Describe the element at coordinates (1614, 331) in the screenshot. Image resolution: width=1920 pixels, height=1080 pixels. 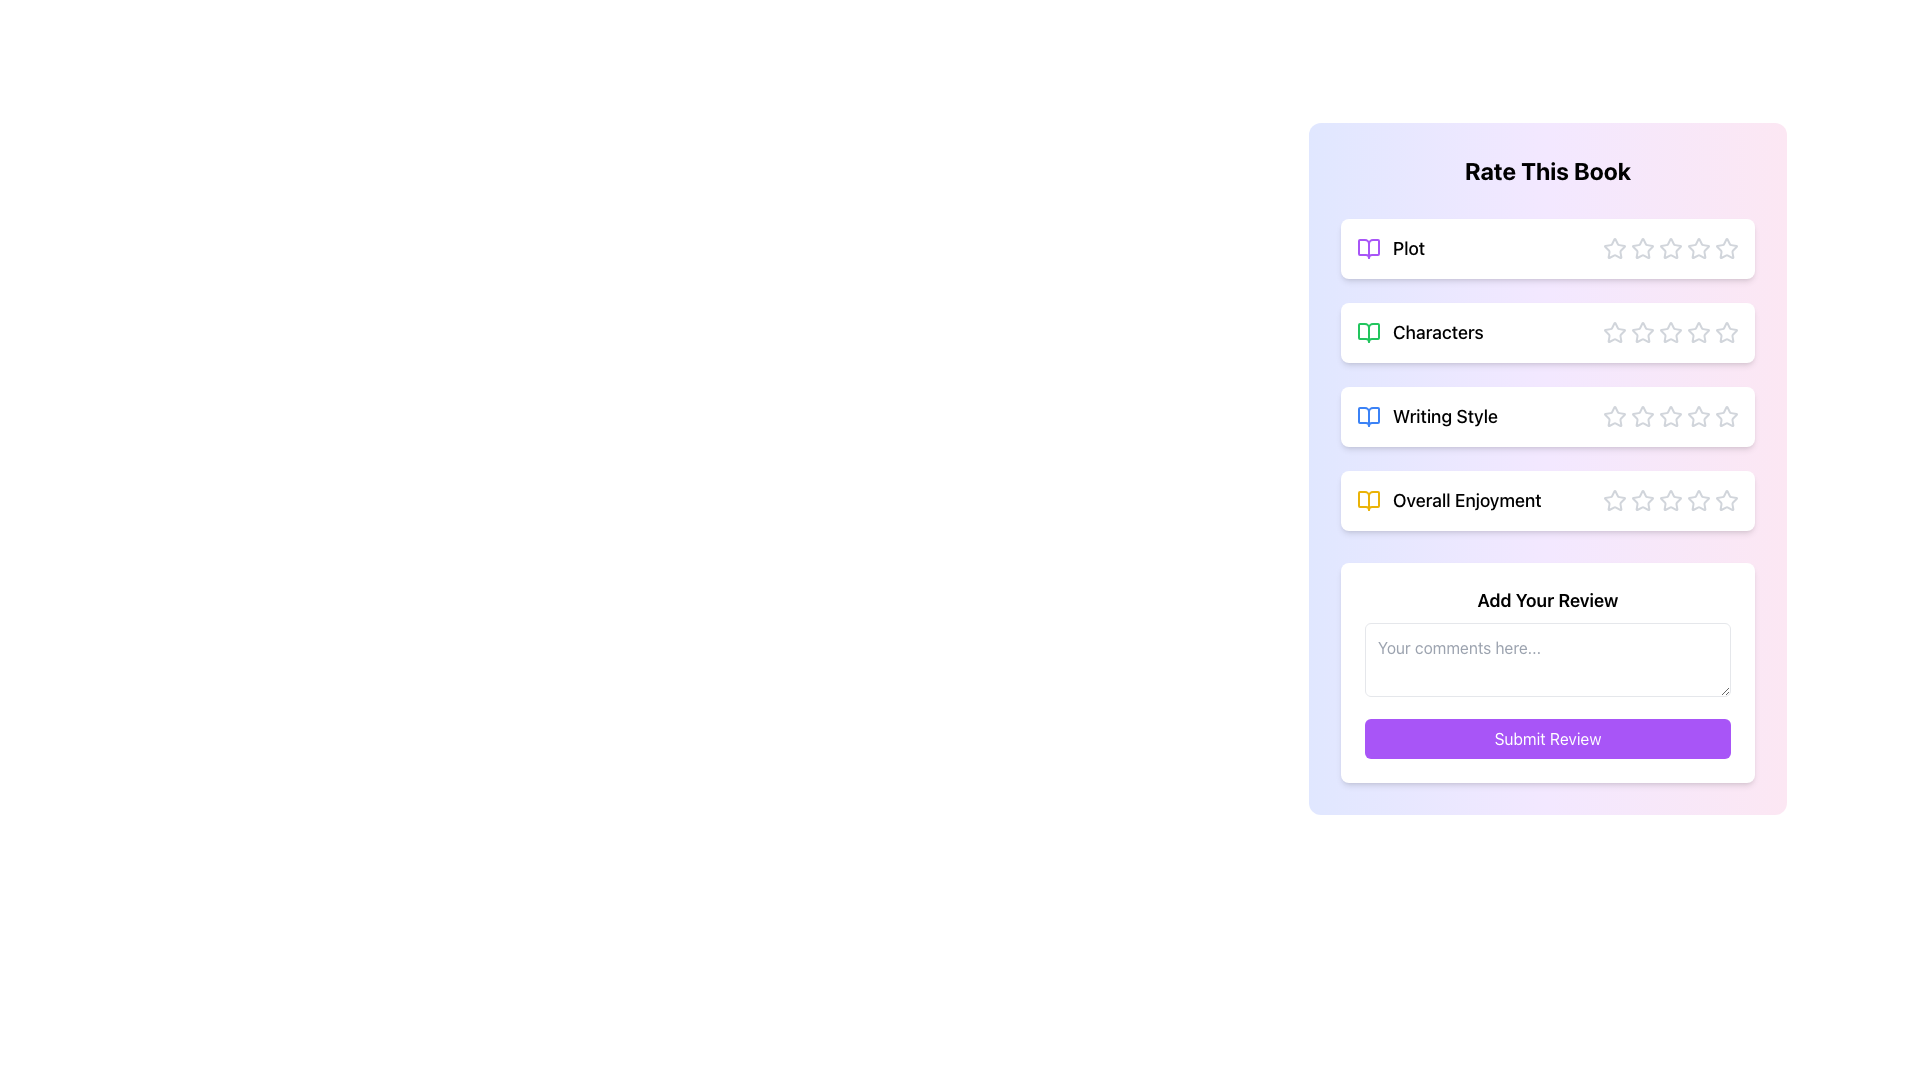
I see `the first star-shaped icon in the horizontal arrangement of stars under the 'Characters' rating label` at that location.